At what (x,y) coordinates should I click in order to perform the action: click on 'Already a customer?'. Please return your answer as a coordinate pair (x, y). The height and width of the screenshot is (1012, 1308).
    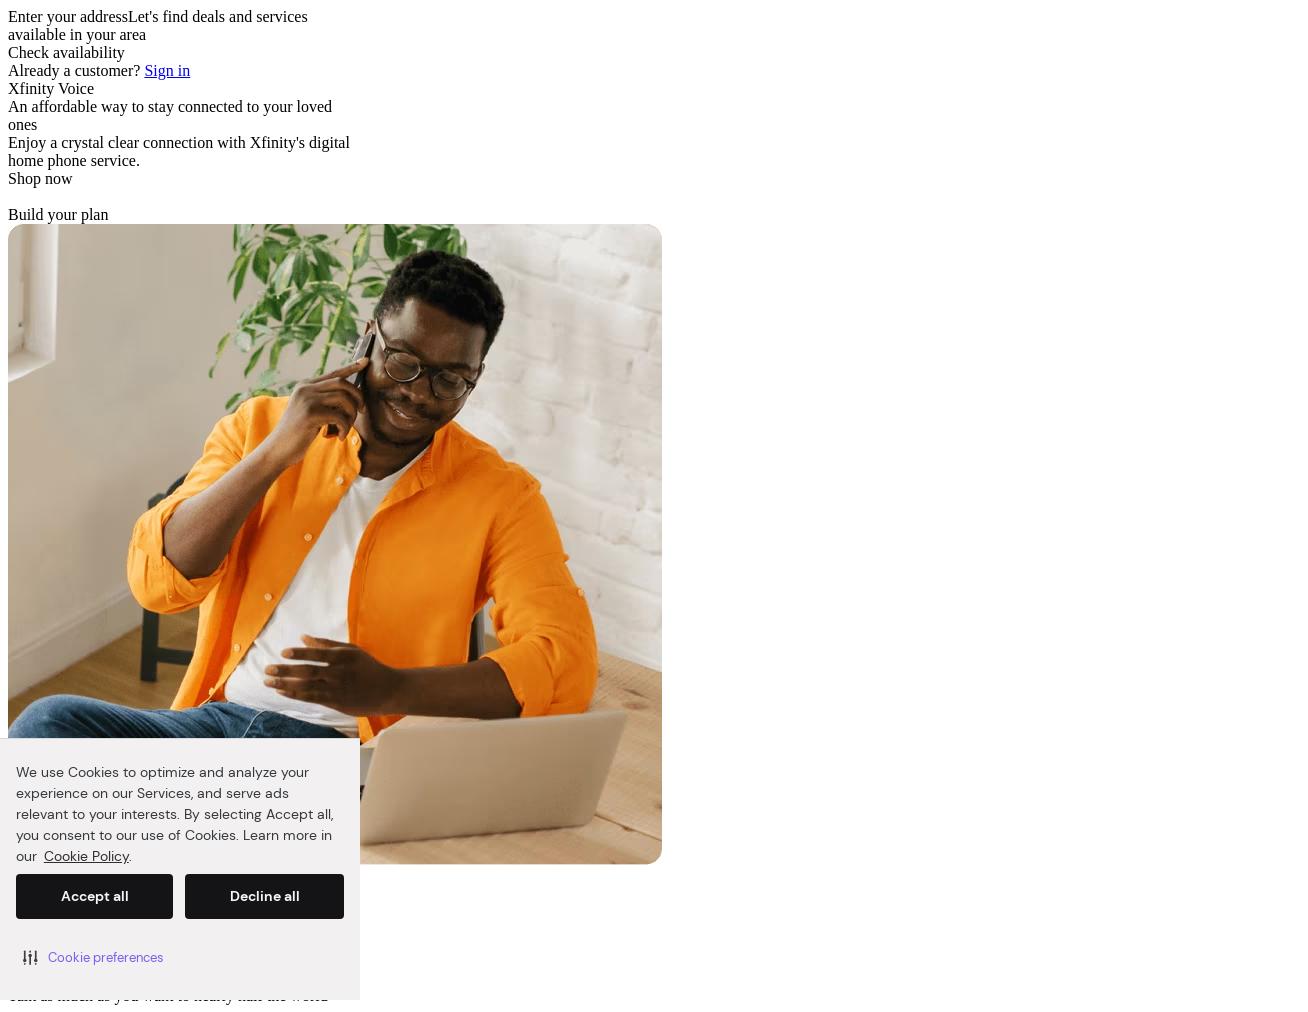
    Looking at the image, I should click on (7, 69).